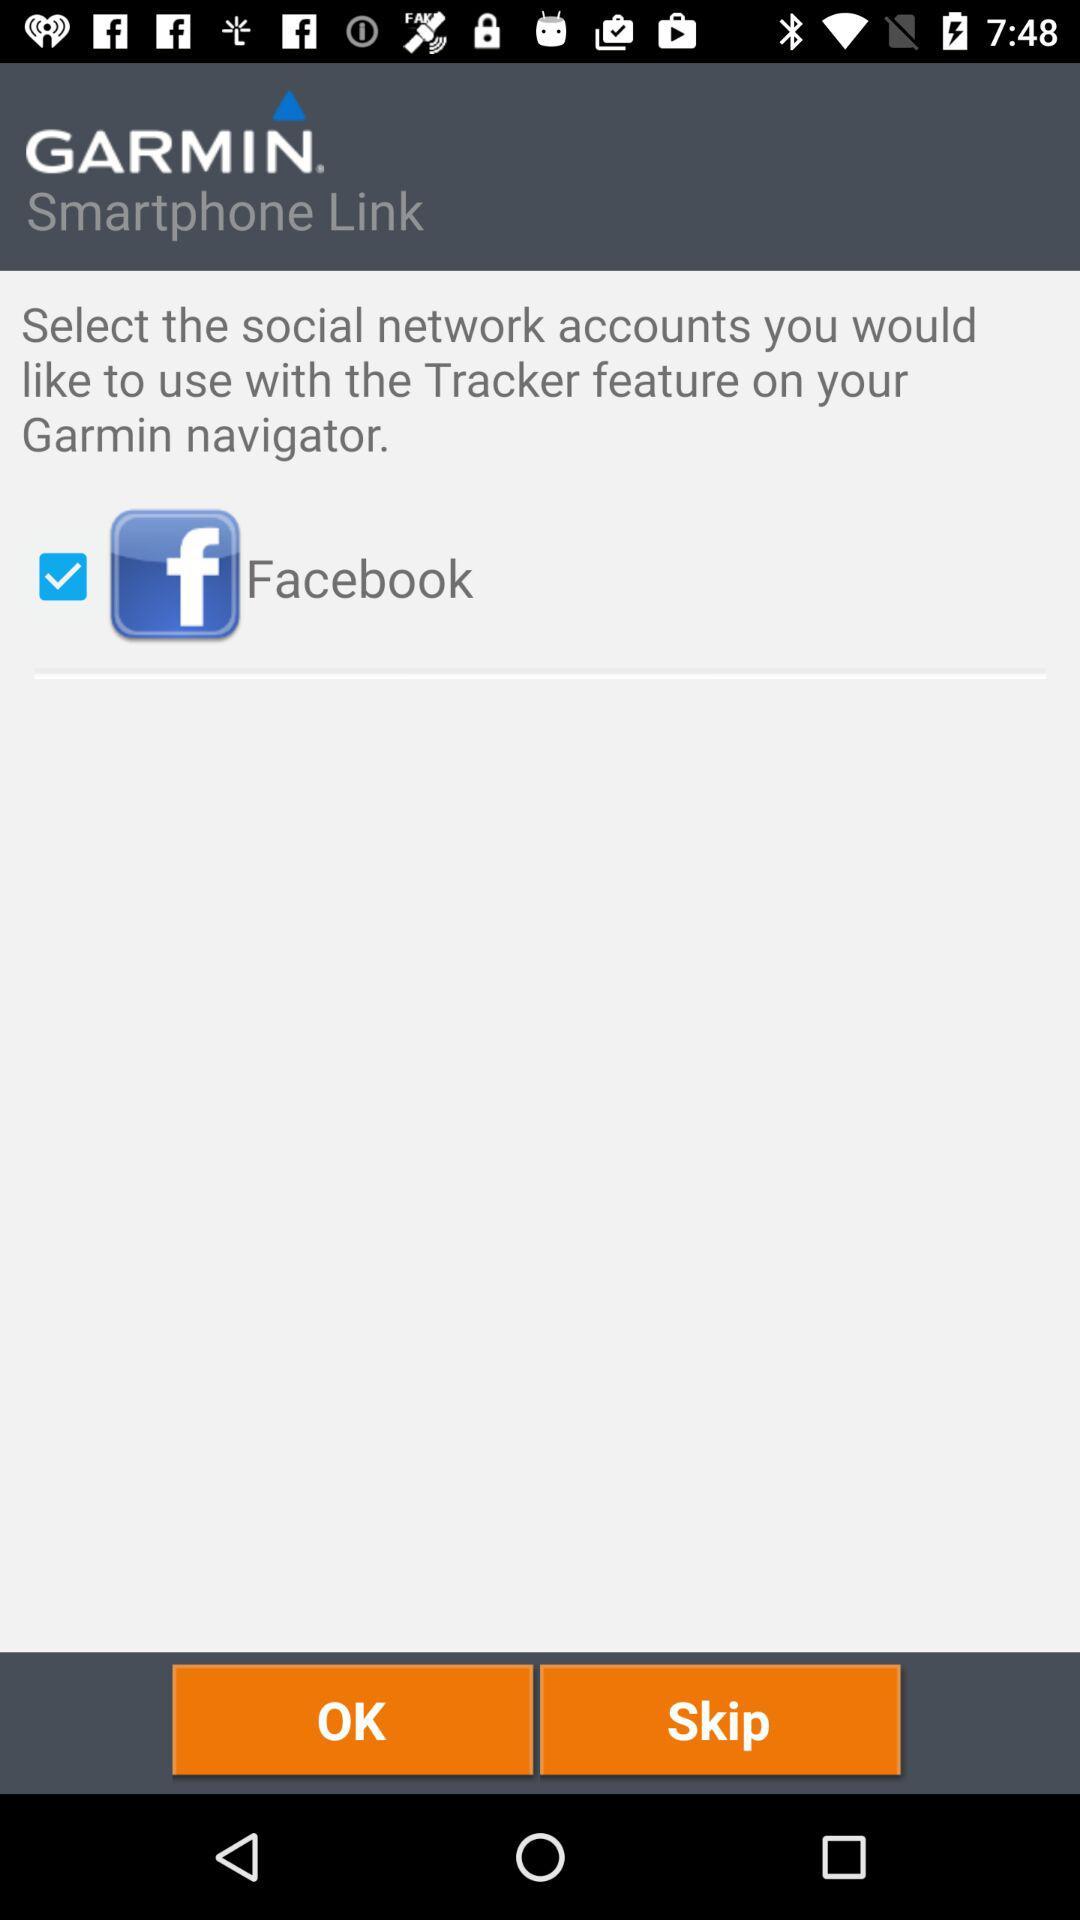 This screenshot has width=1080, height=1920. Describe the element at coordinates (355, 1722) in the screenshot. I see `the item to the left of skip` at that location.